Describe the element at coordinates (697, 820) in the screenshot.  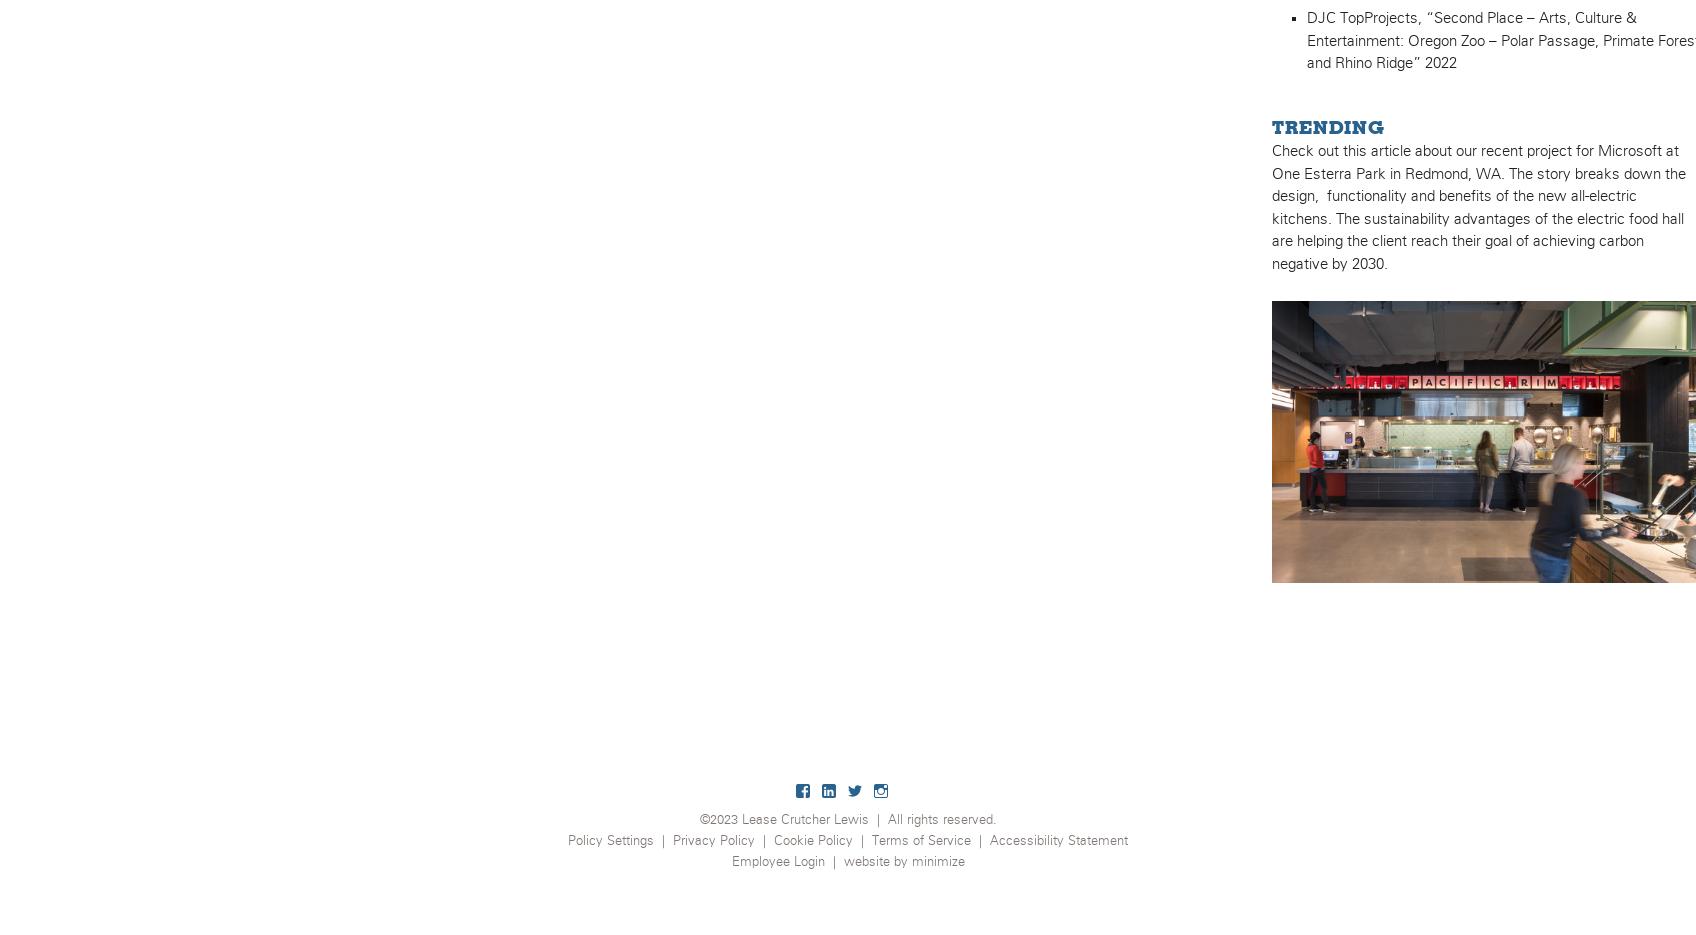
I see `'©2023'` at that location.